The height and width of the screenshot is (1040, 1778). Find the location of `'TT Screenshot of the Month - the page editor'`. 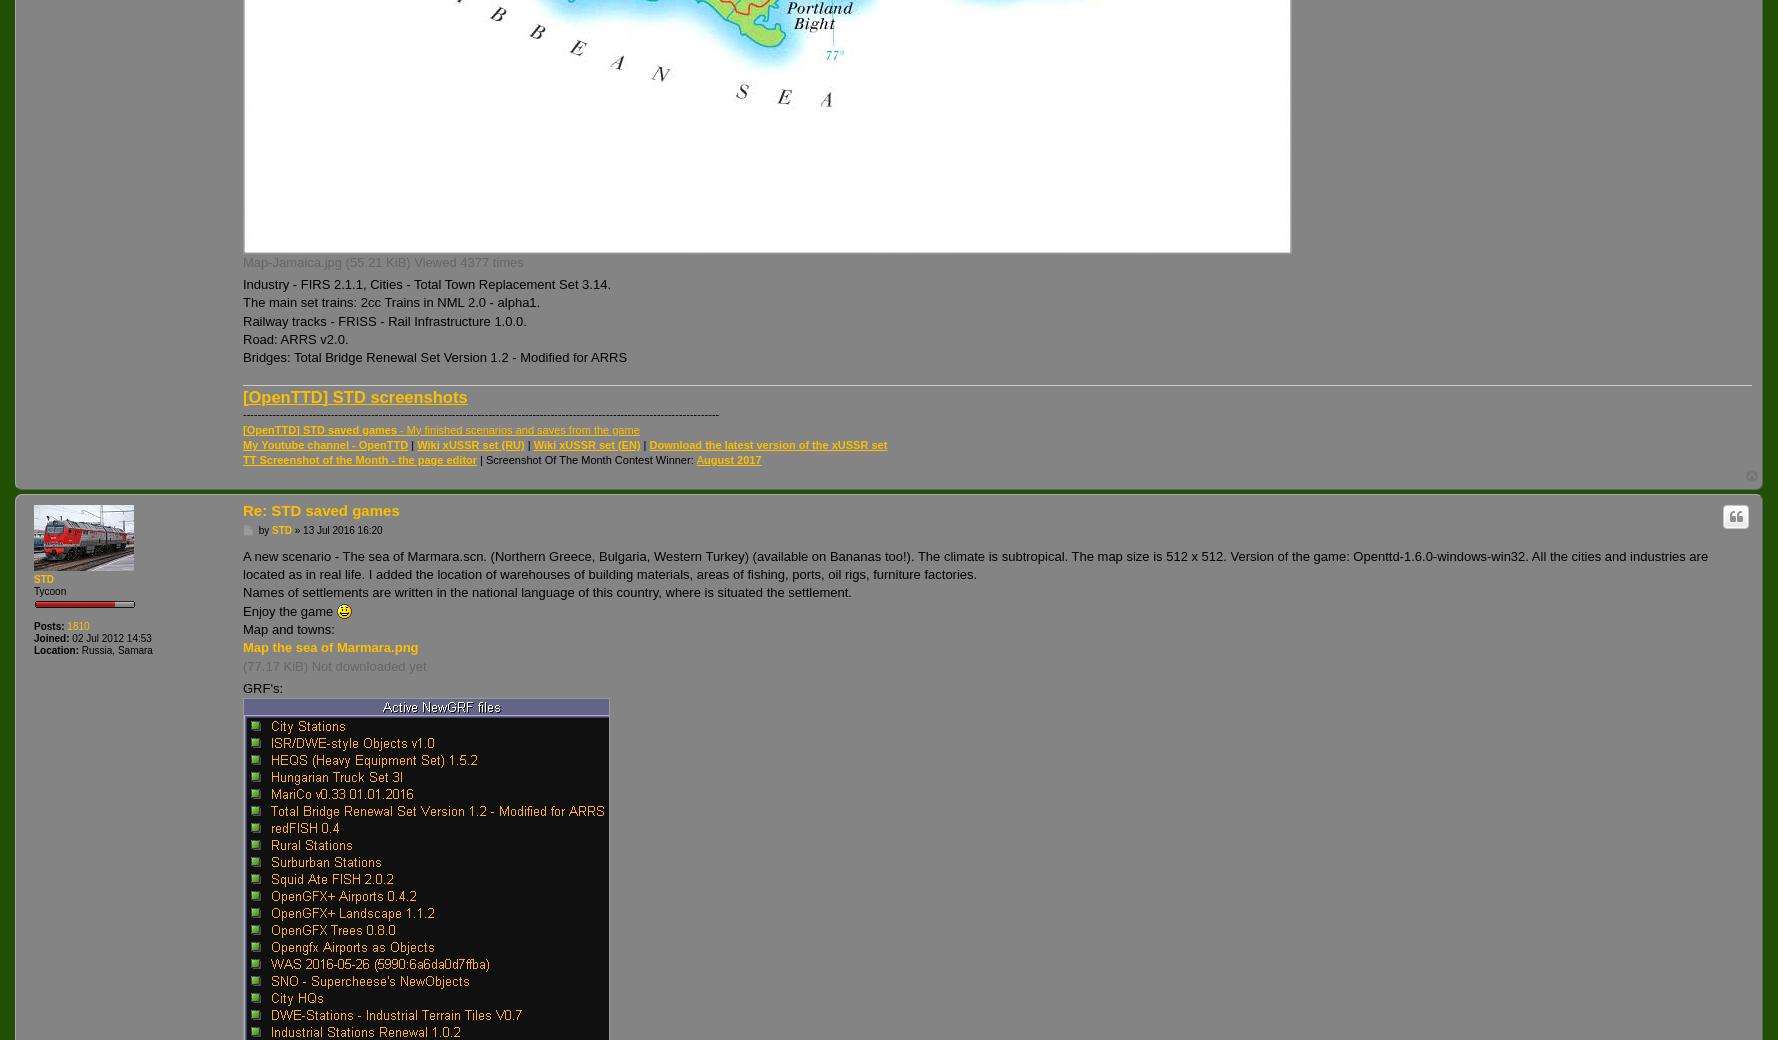

'TT Screenshot of the Month - the page editor' is located at coordinates (242, 459).